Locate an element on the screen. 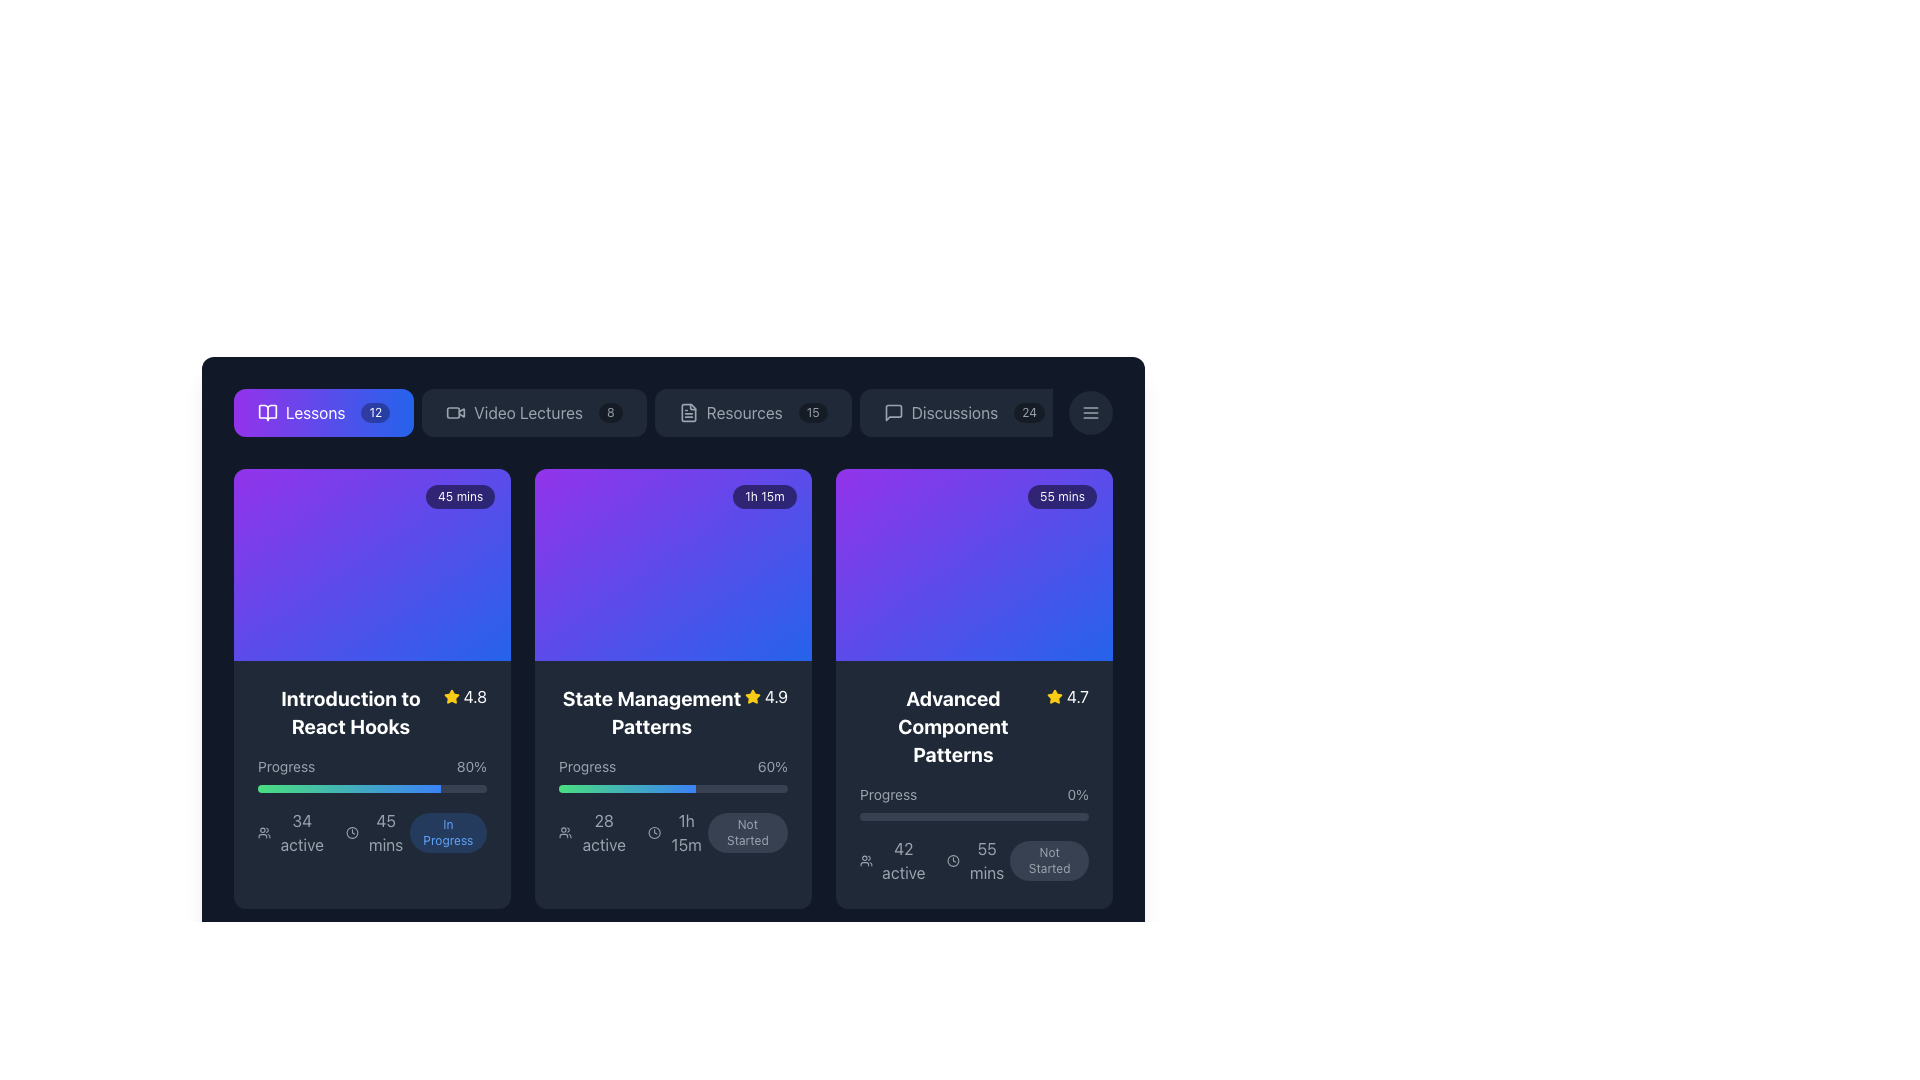 The width and height of the screenshot is (1920, 1080). the course module card, which is the middle card in a horizontal row of three is located at coordinates (673, 564).